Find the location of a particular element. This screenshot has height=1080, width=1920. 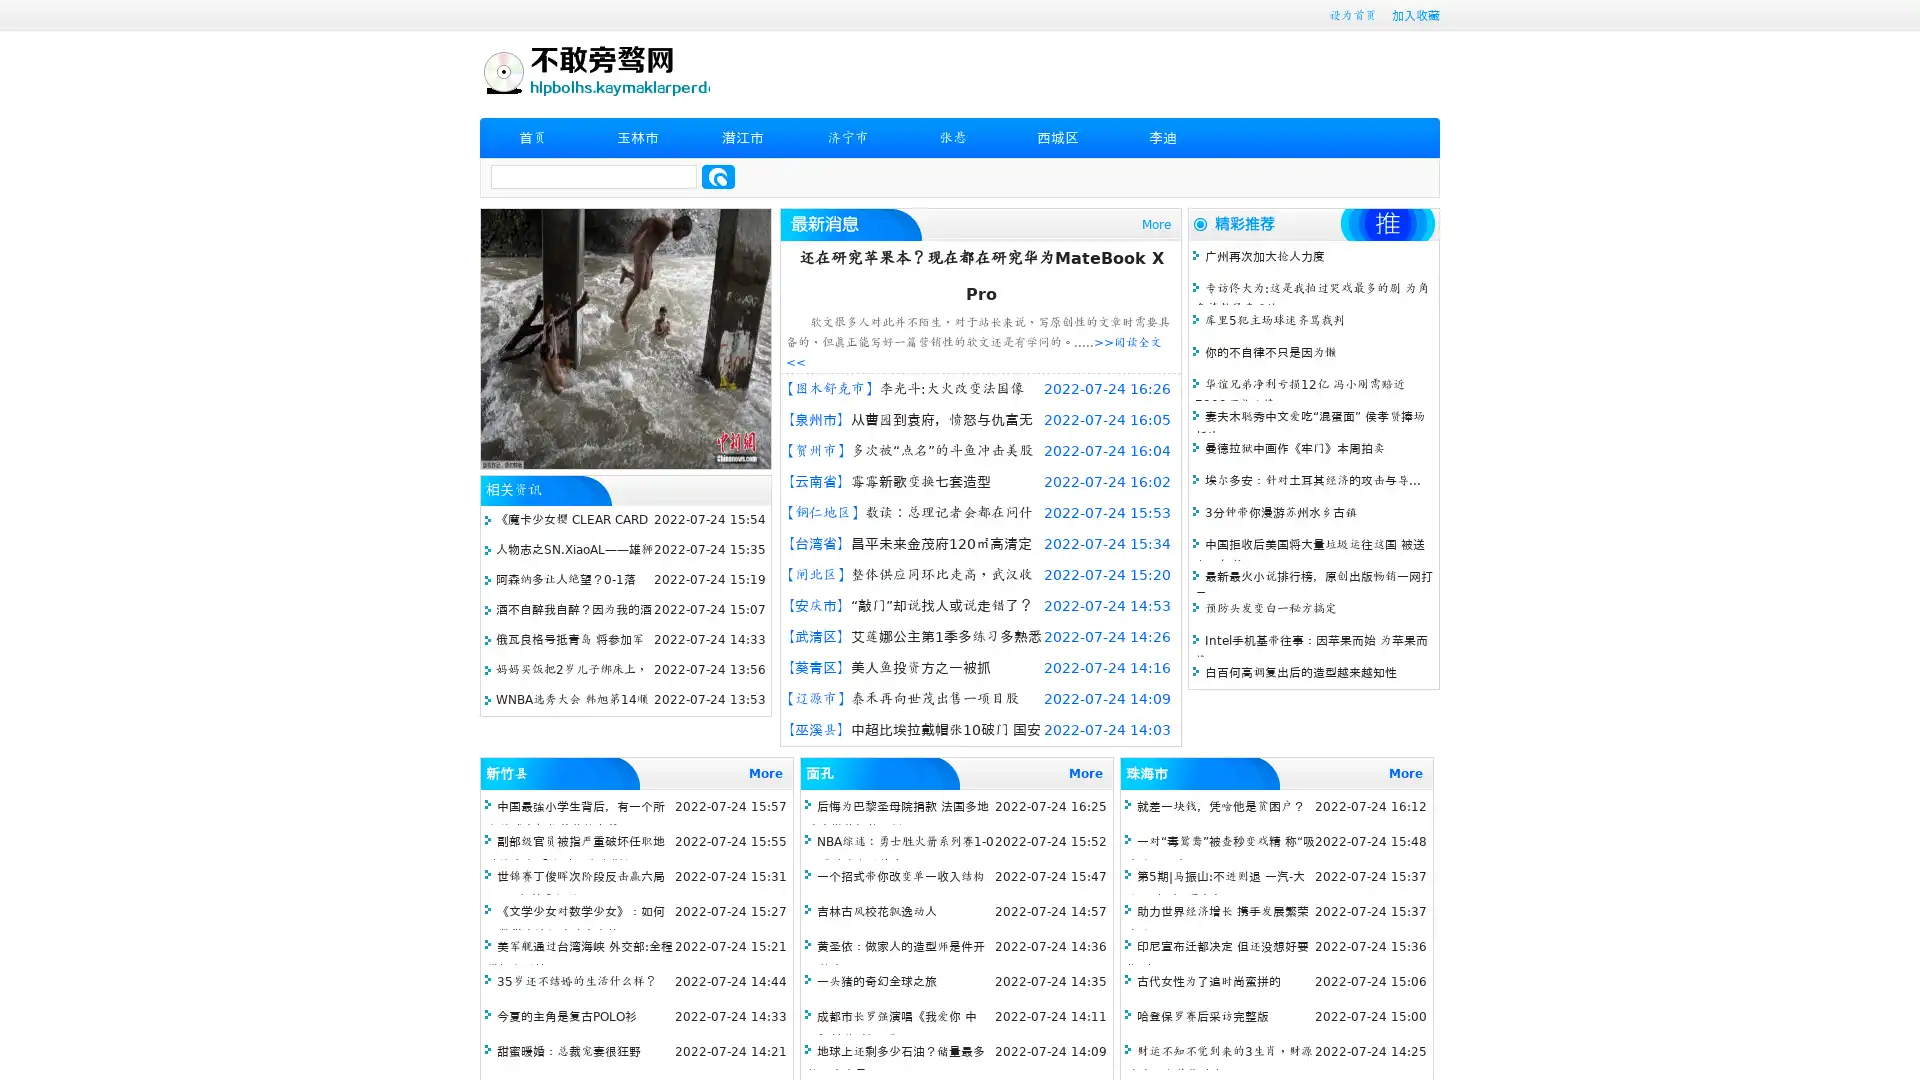

Search is located at coordinates (718, 176).